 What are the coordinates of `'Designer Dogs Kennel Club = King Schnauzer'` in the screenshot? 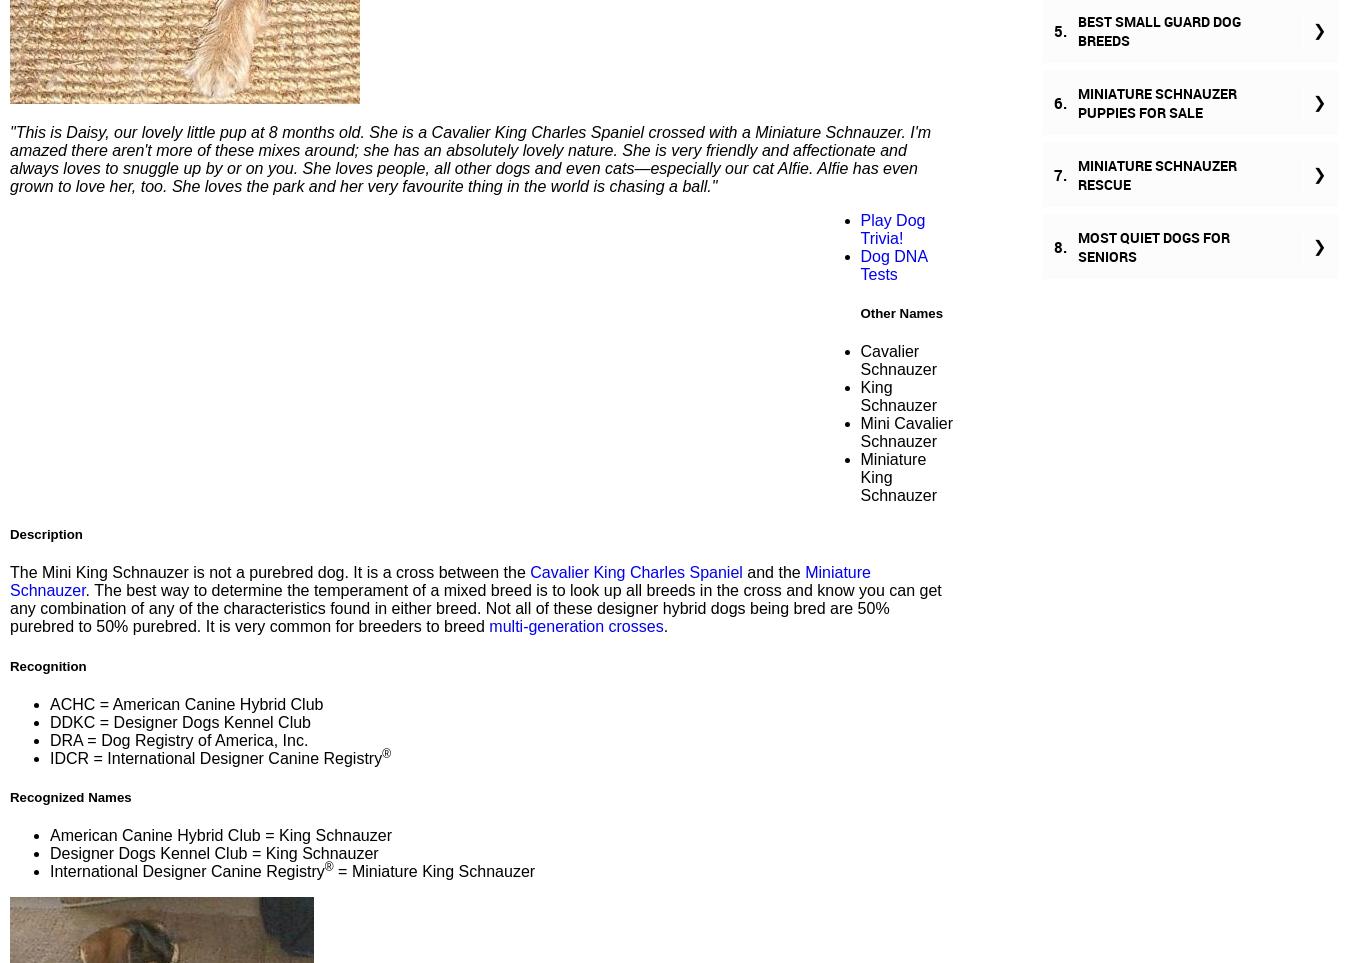 It's located at (213, 853).